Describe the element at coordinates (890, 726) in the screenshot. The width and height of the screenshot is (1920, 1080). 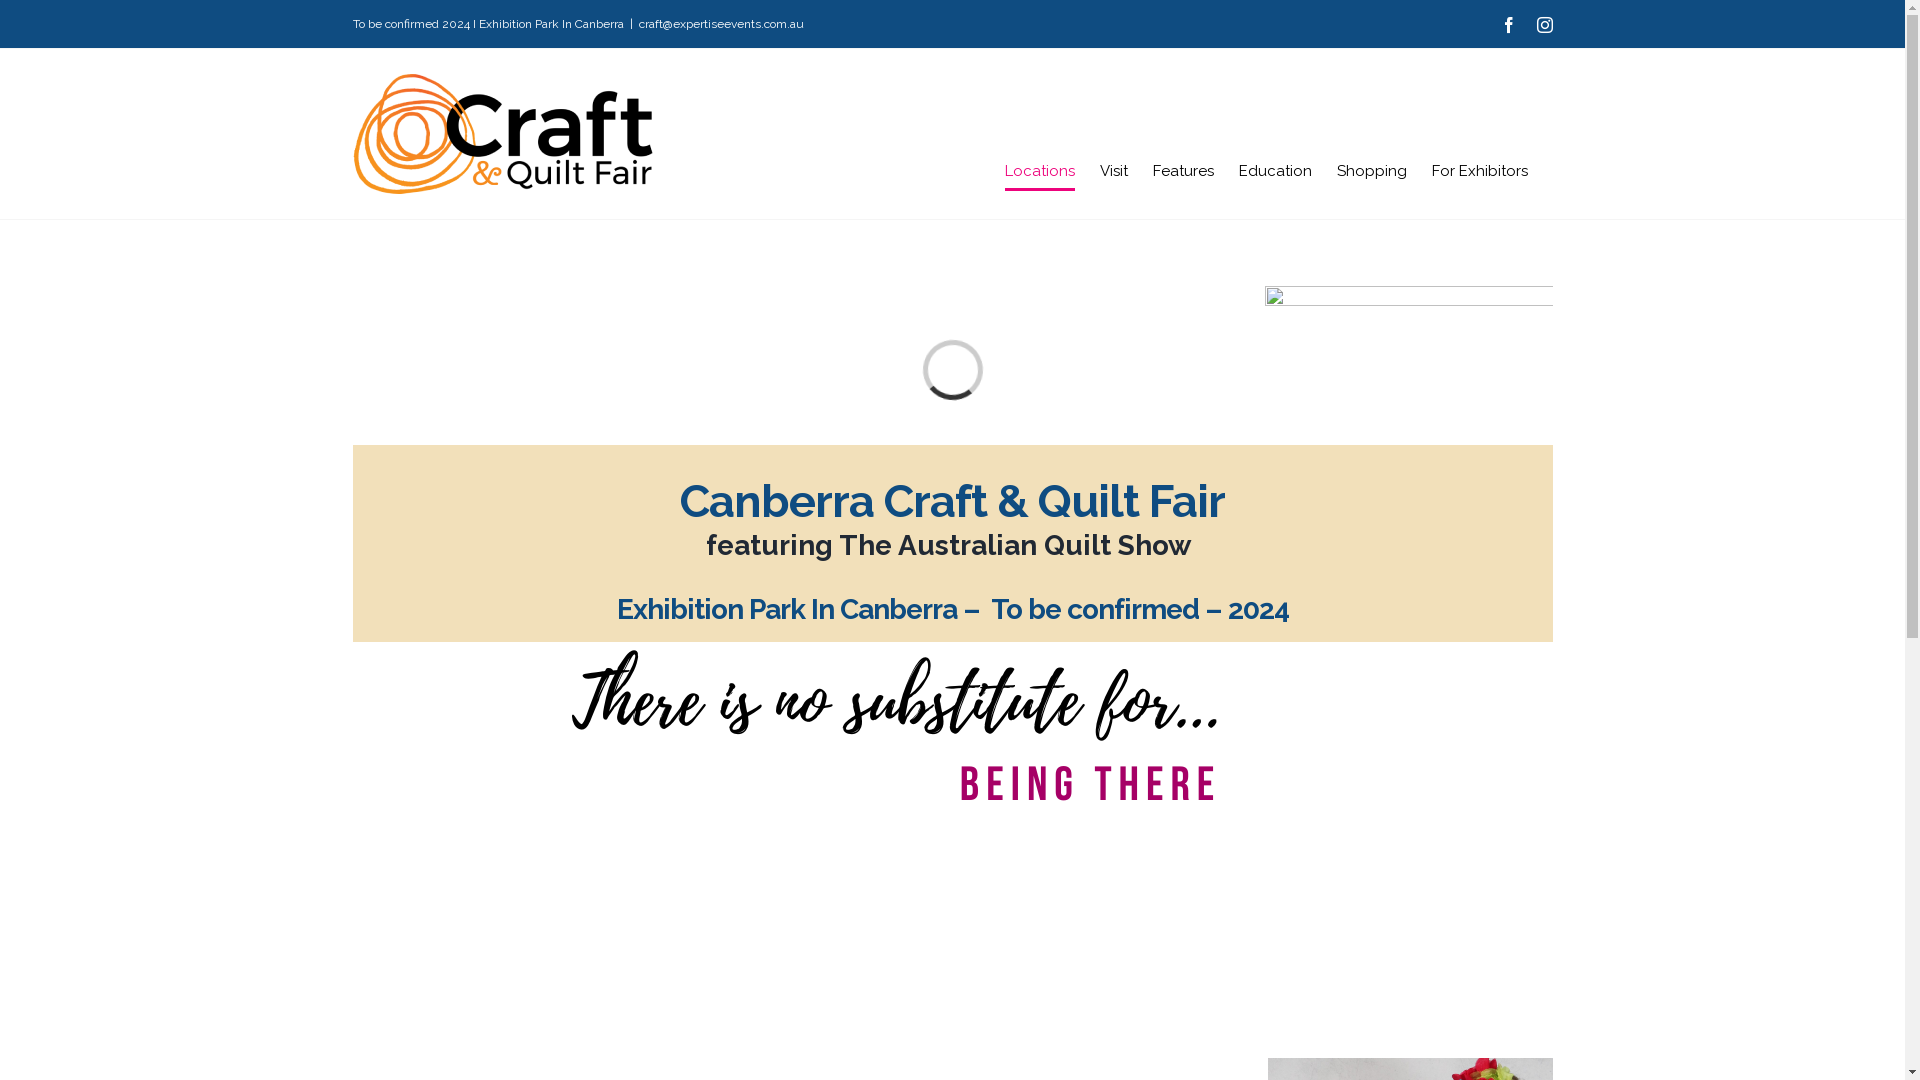
I see `'There-is-no-substitute-banner'` at that location.